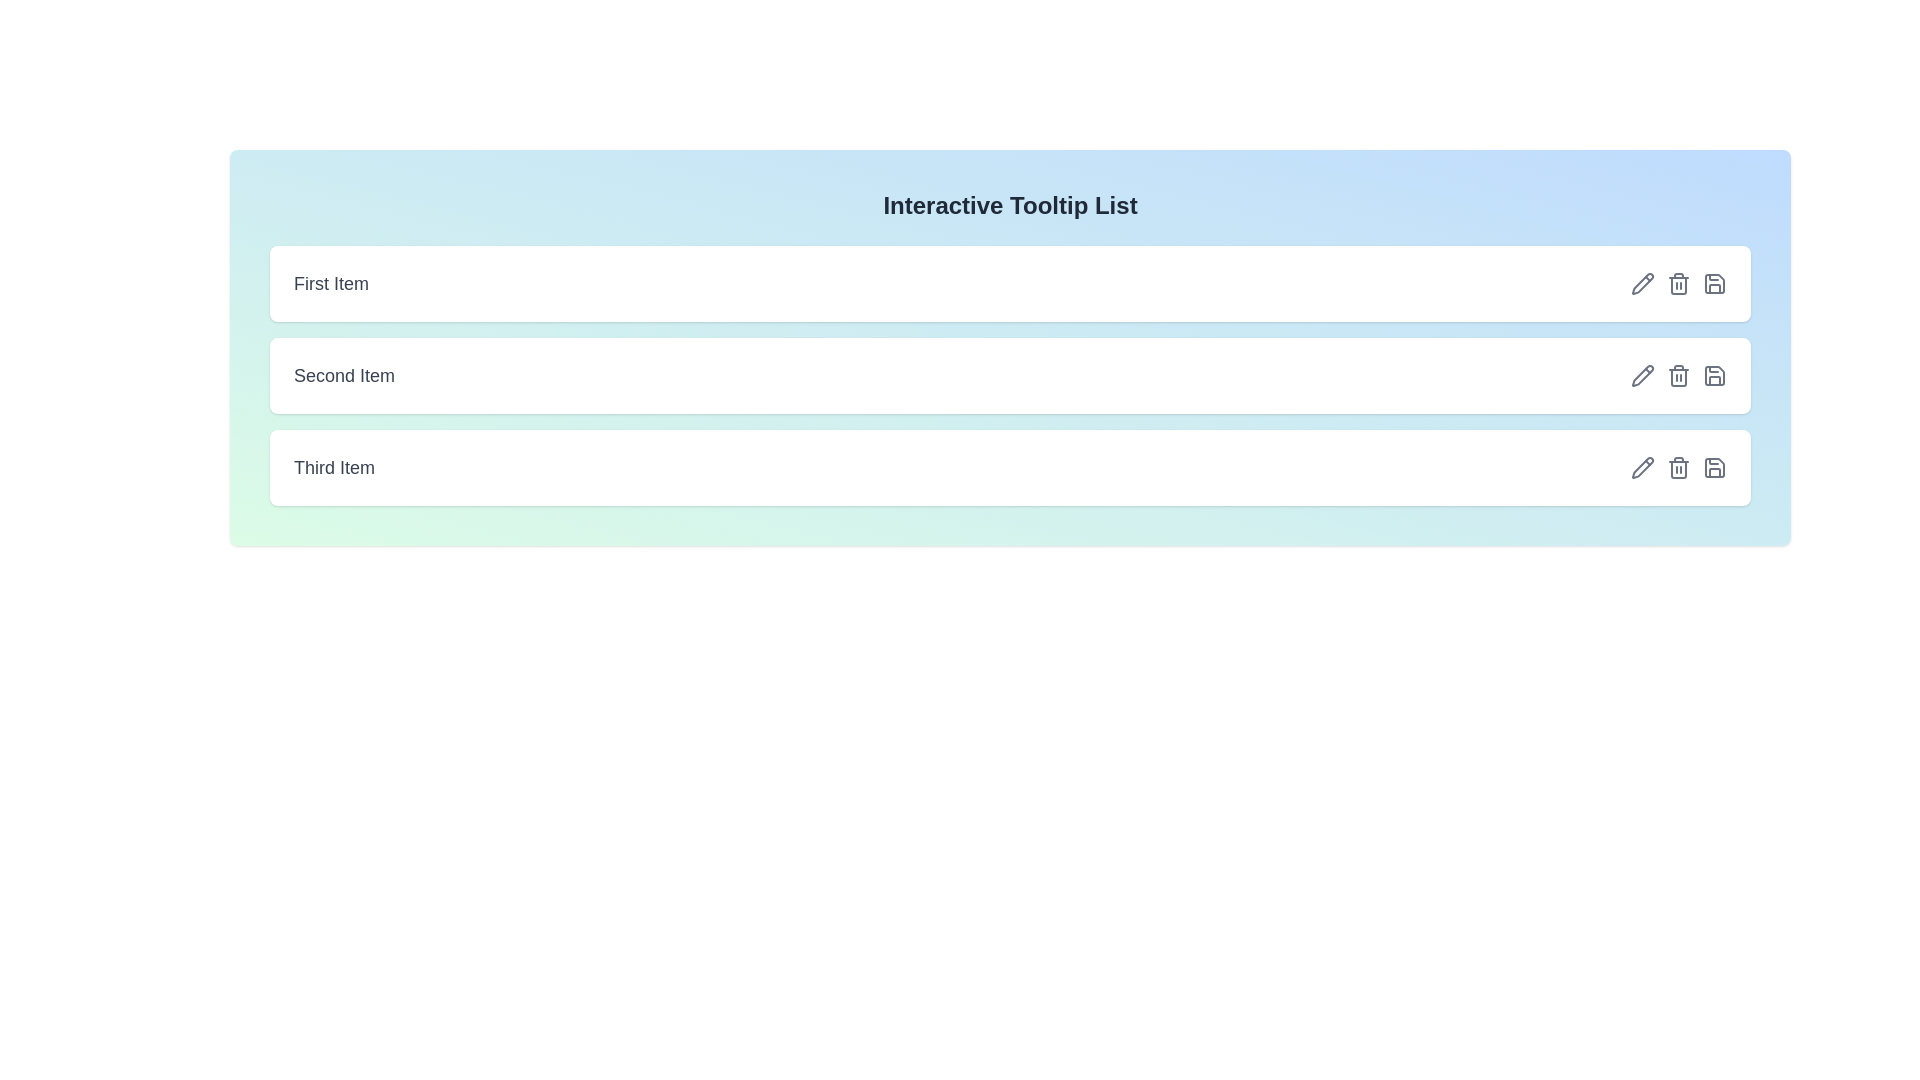  I want to click on the text label displaying 'Second Item' which is styled in gray and positioned as the second row in a vertically arranged list, so click(344, 375).